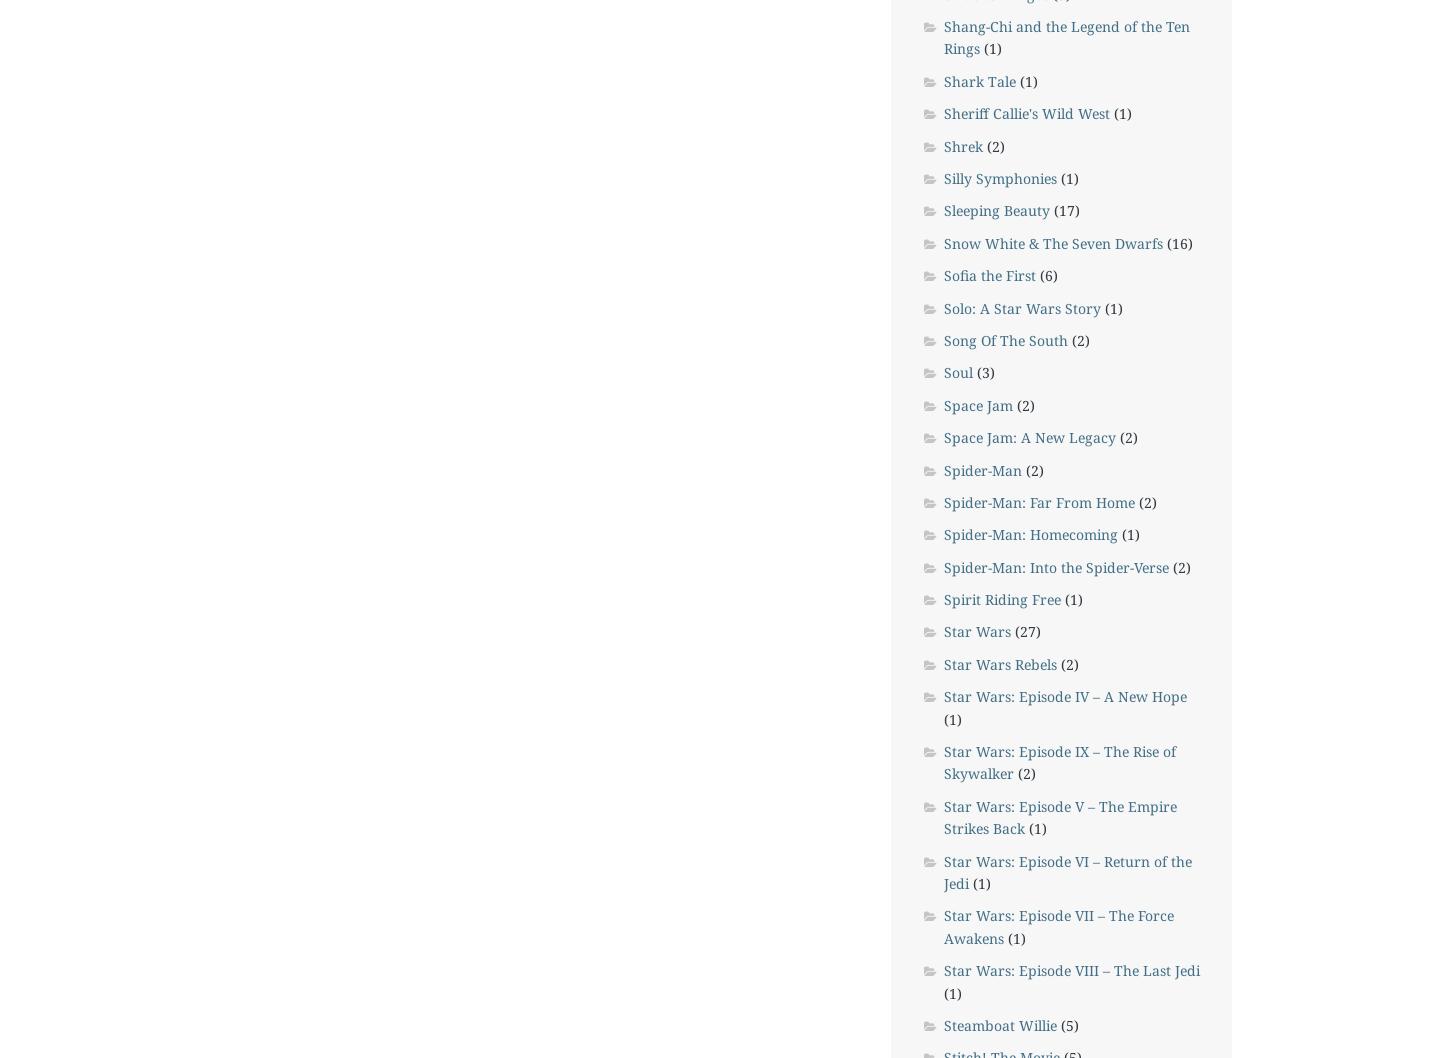  Describe the element at coordinates (1029, 437) in the screenshot. I see `'Space Jam: A New Legacy'` at that location.